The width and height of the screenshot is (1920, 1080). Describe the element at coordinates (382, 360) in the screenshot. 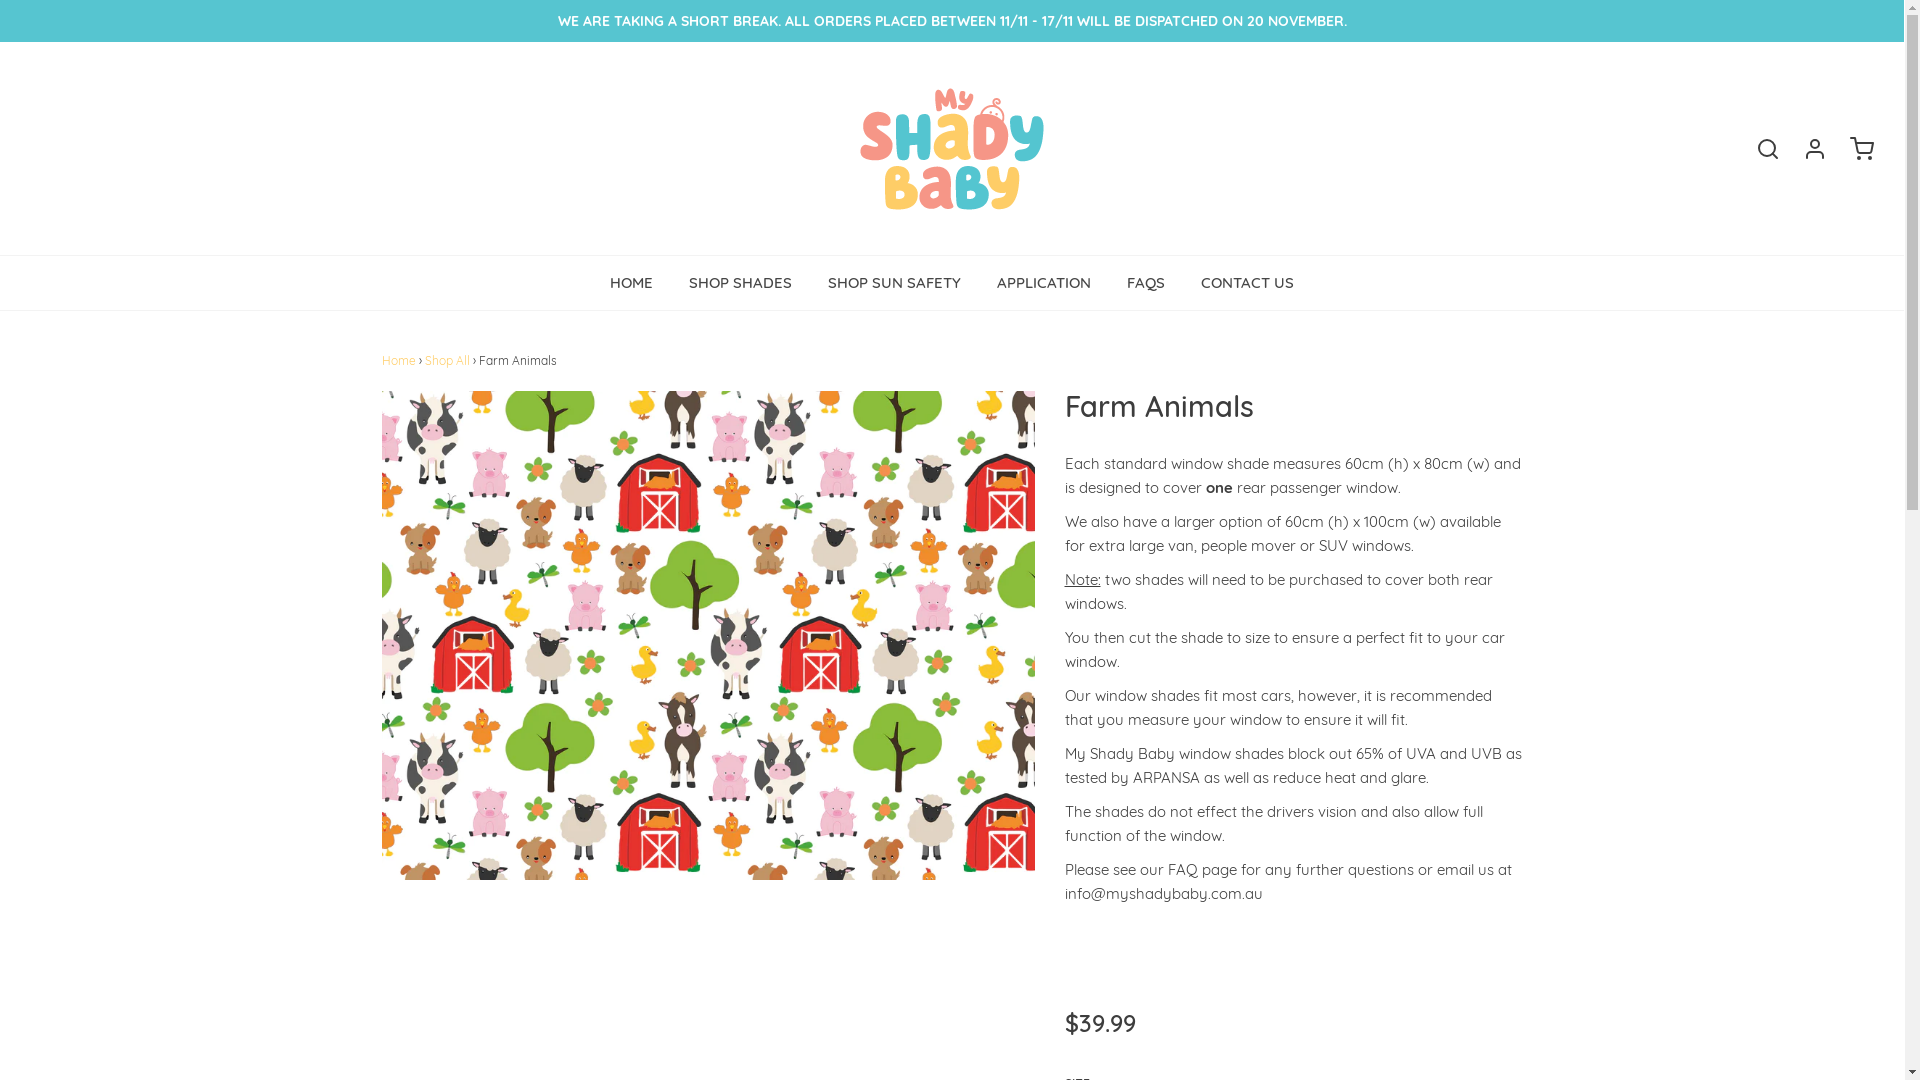

I see `'Home'` at that location.